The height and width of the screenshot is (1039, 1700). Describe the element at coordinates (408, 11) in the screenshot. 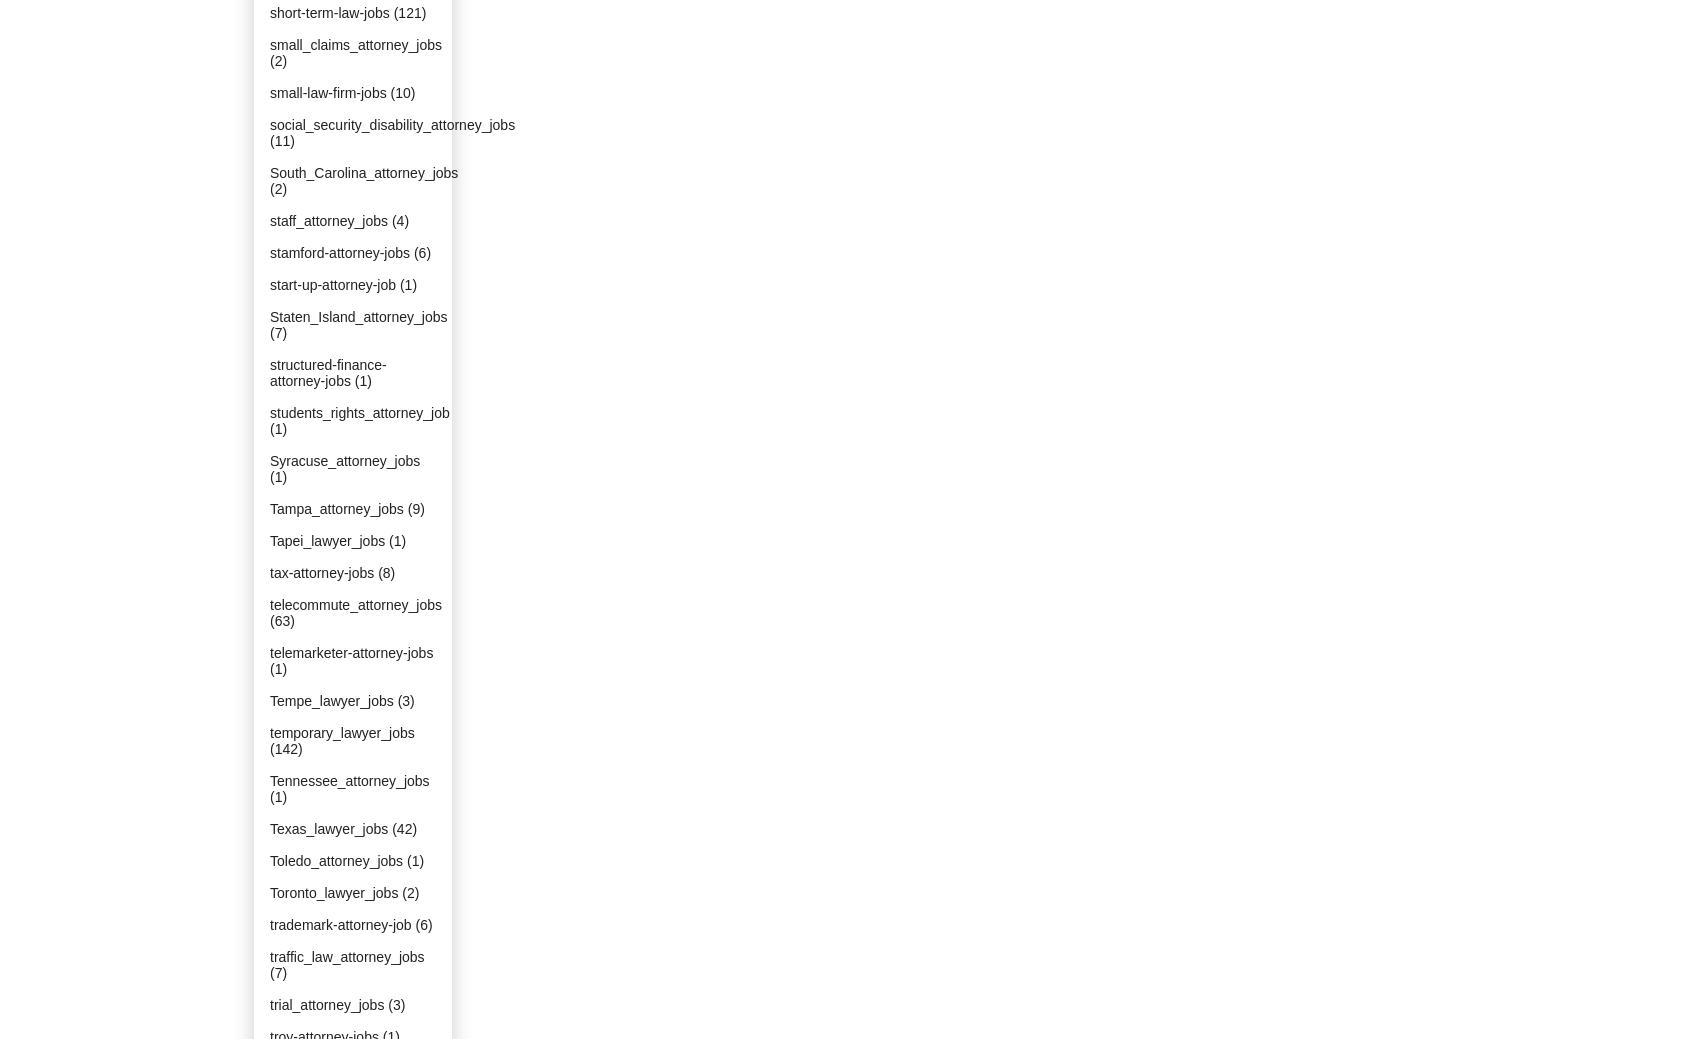

I see `'(121)'` at that location.